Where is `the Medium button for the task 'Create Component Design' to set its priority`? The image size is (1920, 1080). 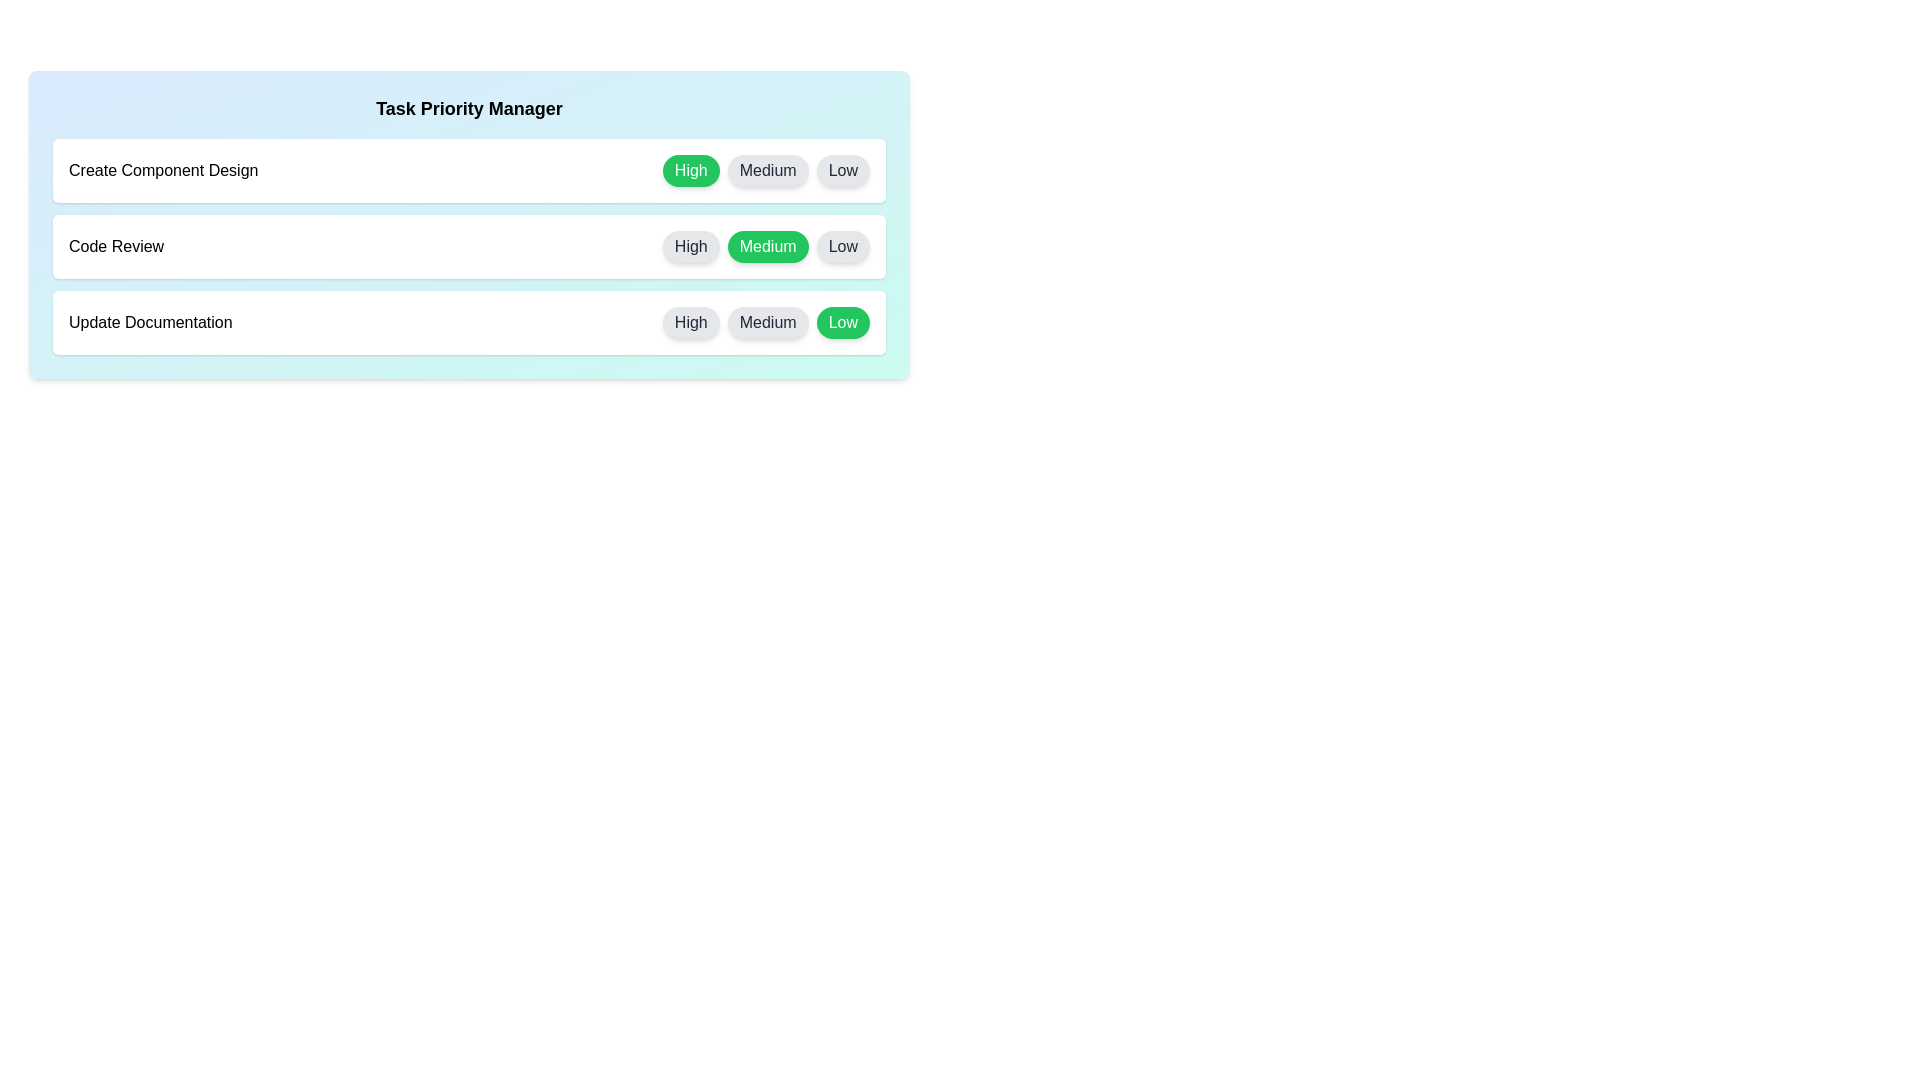 the Medium button for the task 'Create Component Design' to set its priority is located at coordinates (767, 169).